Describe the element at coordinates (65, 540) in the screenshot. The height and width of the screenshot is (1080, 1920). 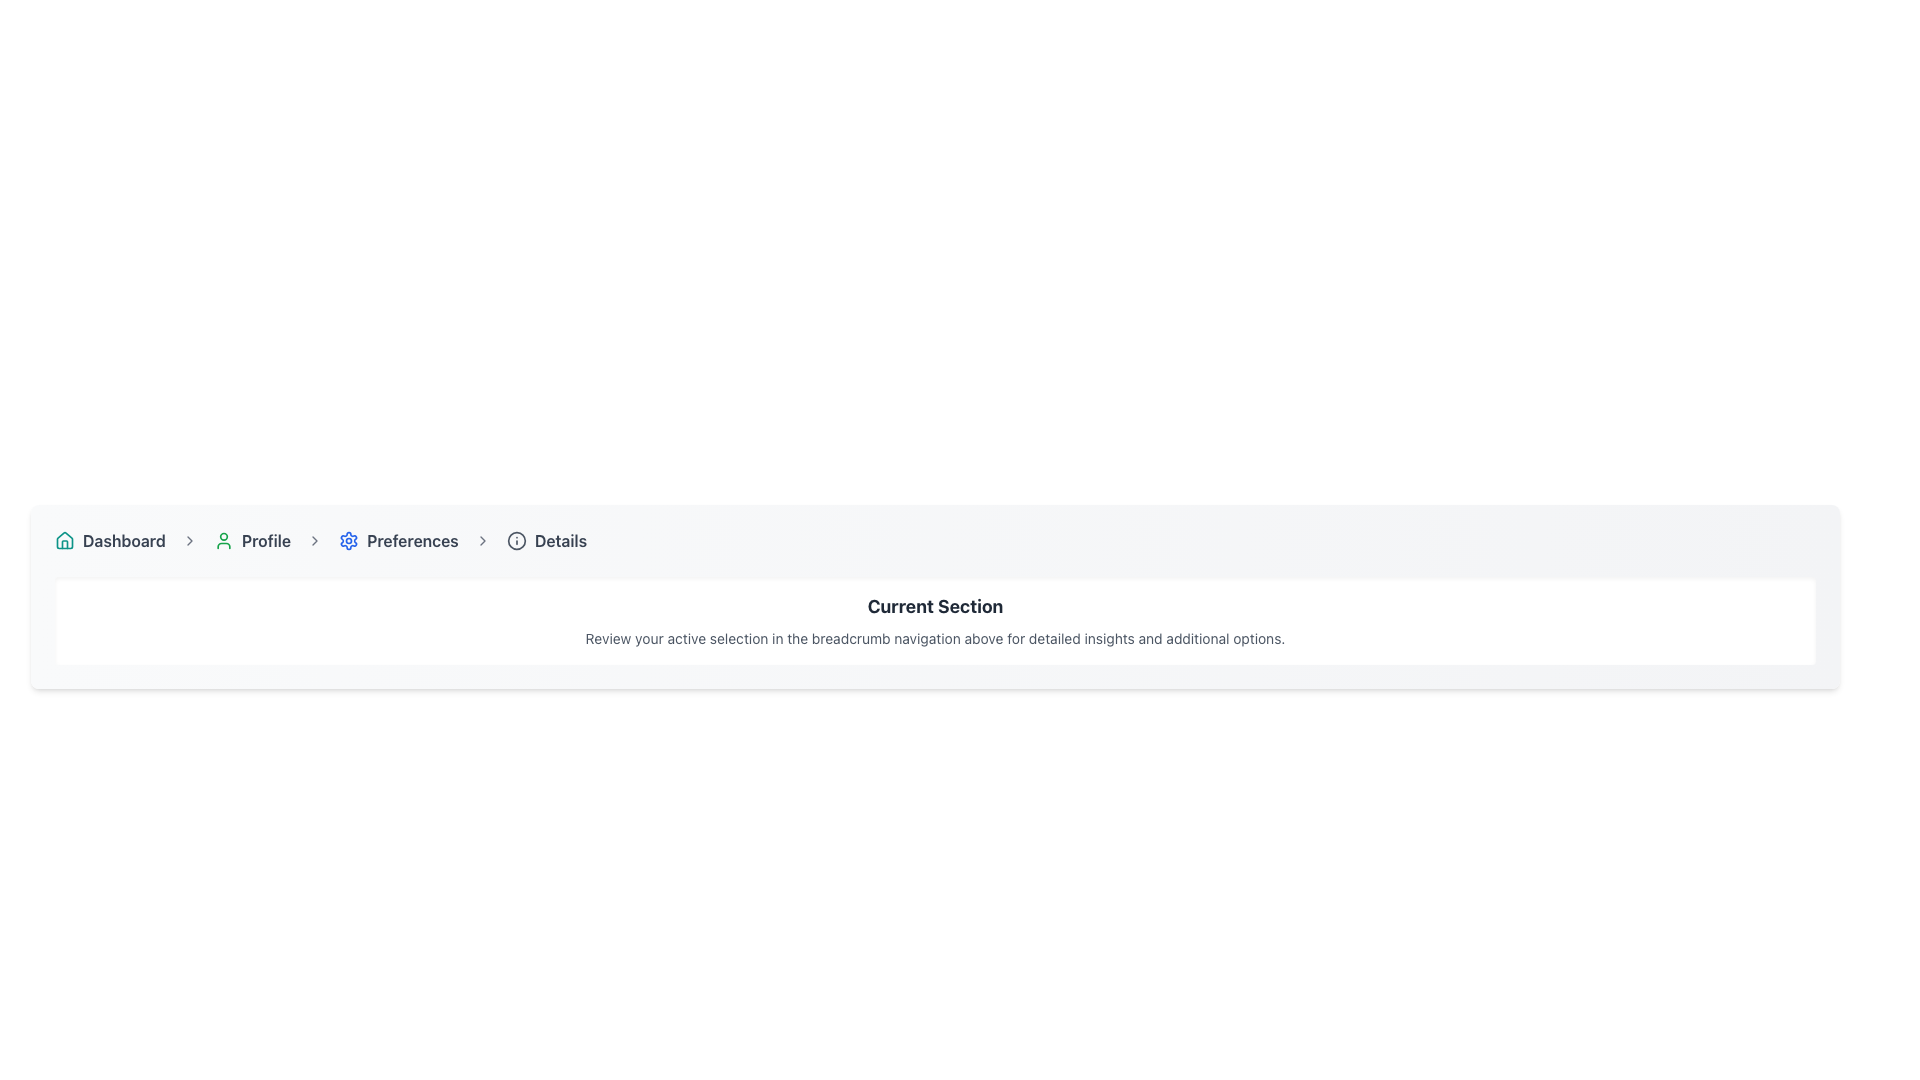
I see `the house-shaped teal icon located at the top-left corner of the breadcrumb navigation bar, before the text 'Dashboard'` at that location.